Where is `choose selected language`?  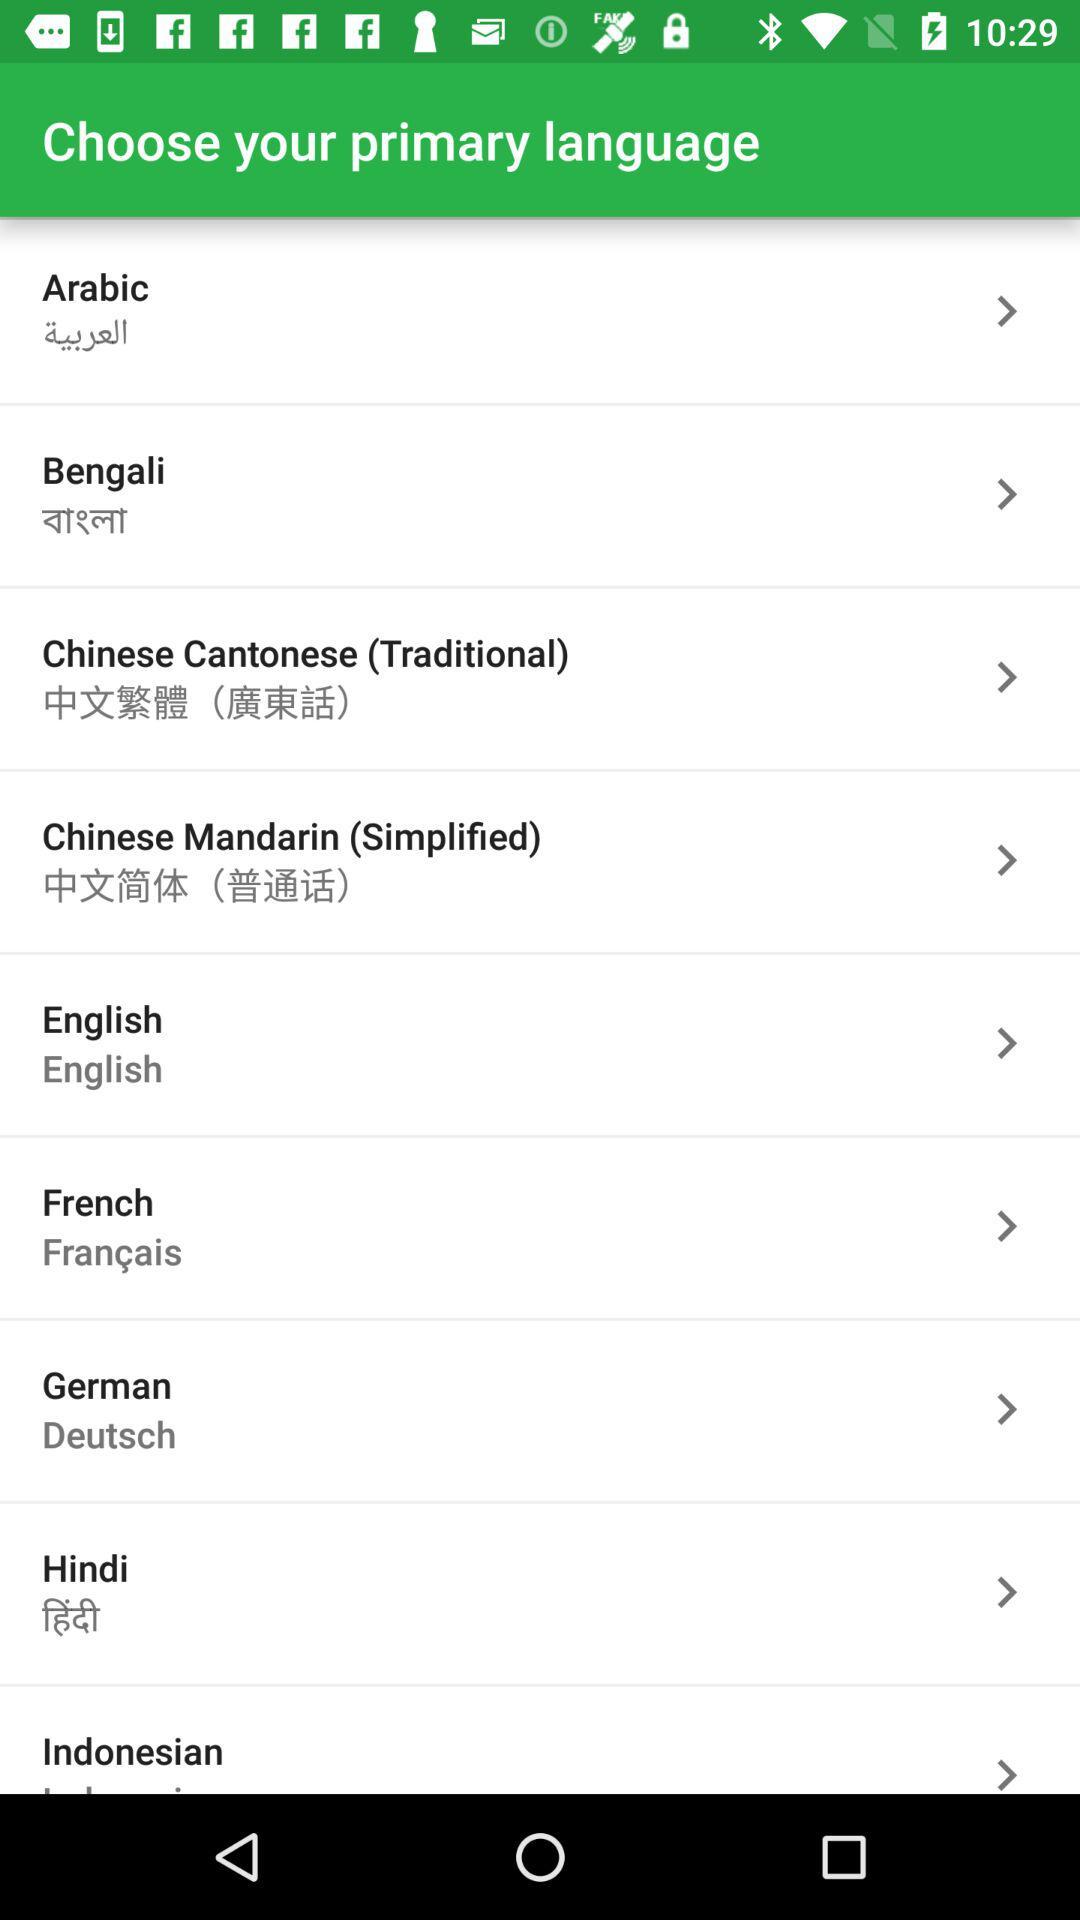 choose selected language is located at coordinates (1017, 860).